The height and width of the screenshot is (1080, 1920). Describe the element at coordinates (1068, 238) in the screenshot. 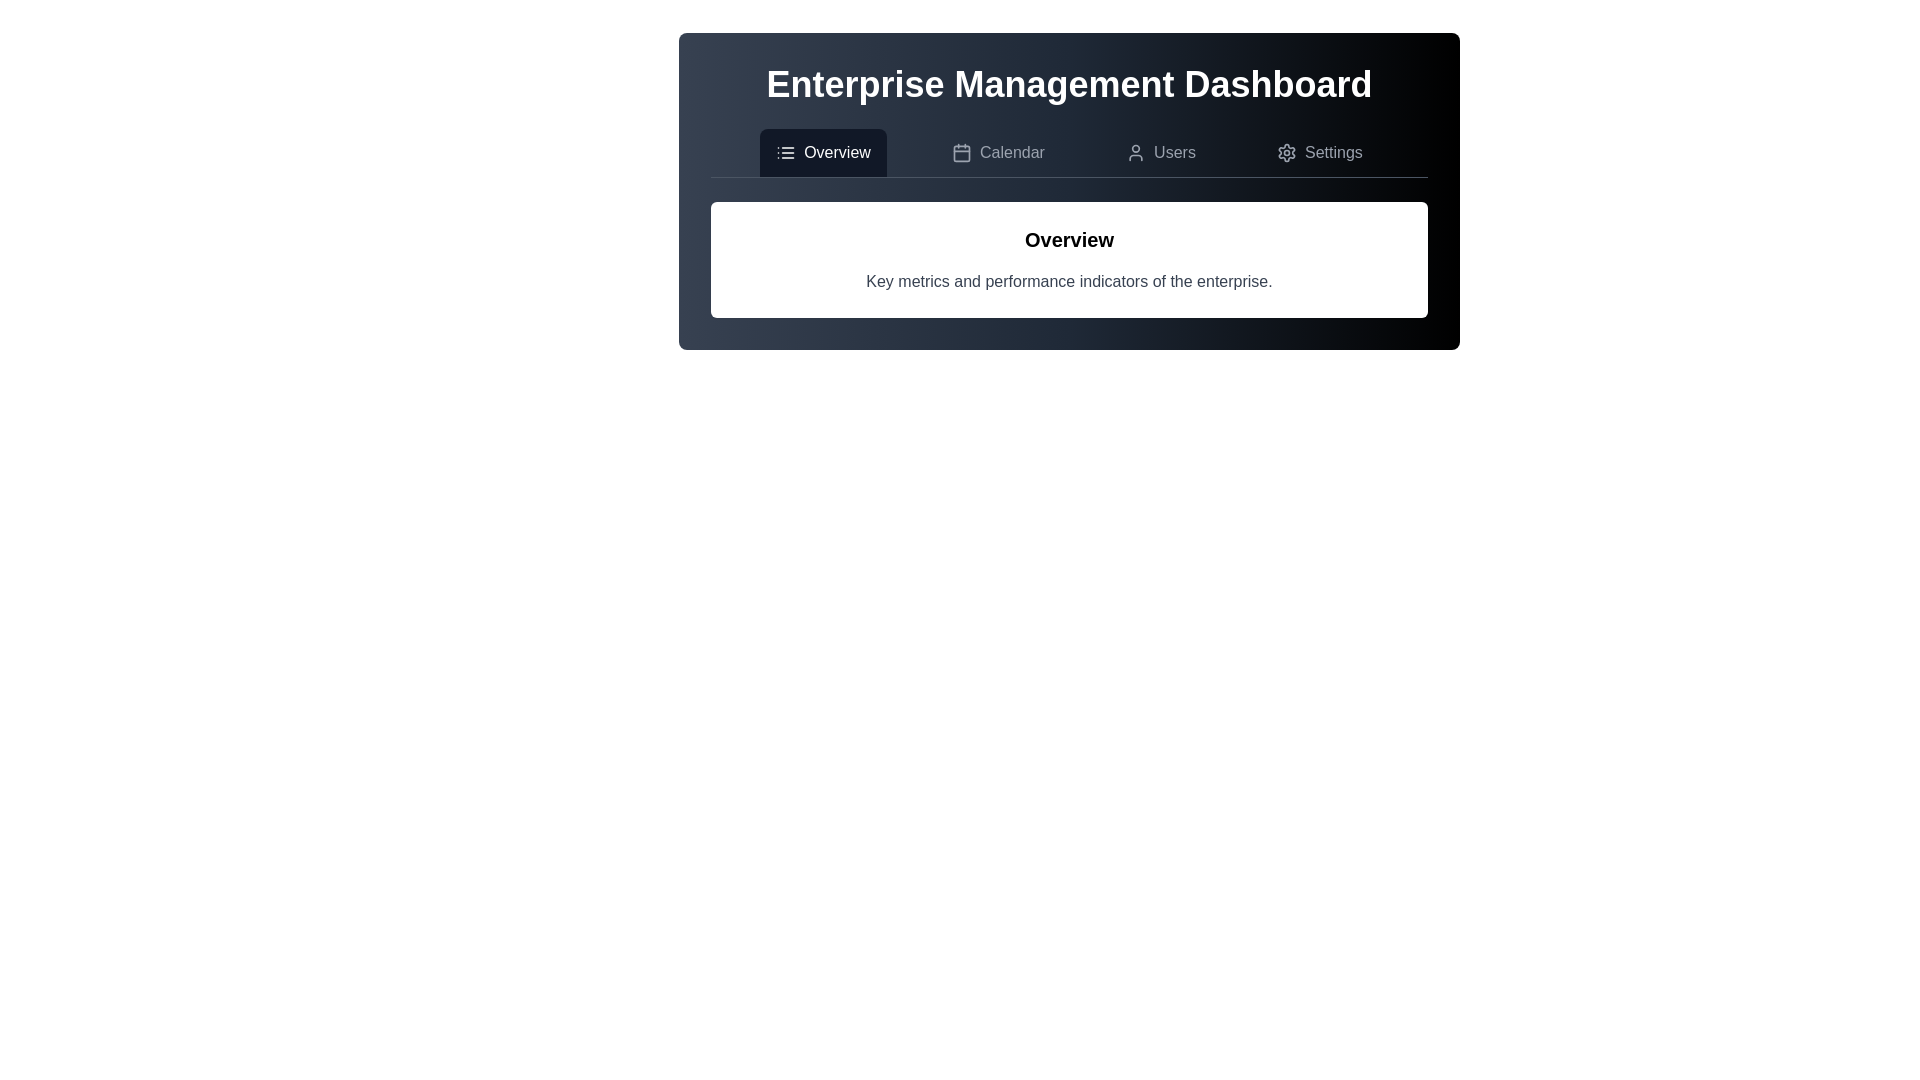

I see `displayed text of the bold 'Overview' label located at the top center of the white rounded rectangular card in the main dashboard interface` at that location.